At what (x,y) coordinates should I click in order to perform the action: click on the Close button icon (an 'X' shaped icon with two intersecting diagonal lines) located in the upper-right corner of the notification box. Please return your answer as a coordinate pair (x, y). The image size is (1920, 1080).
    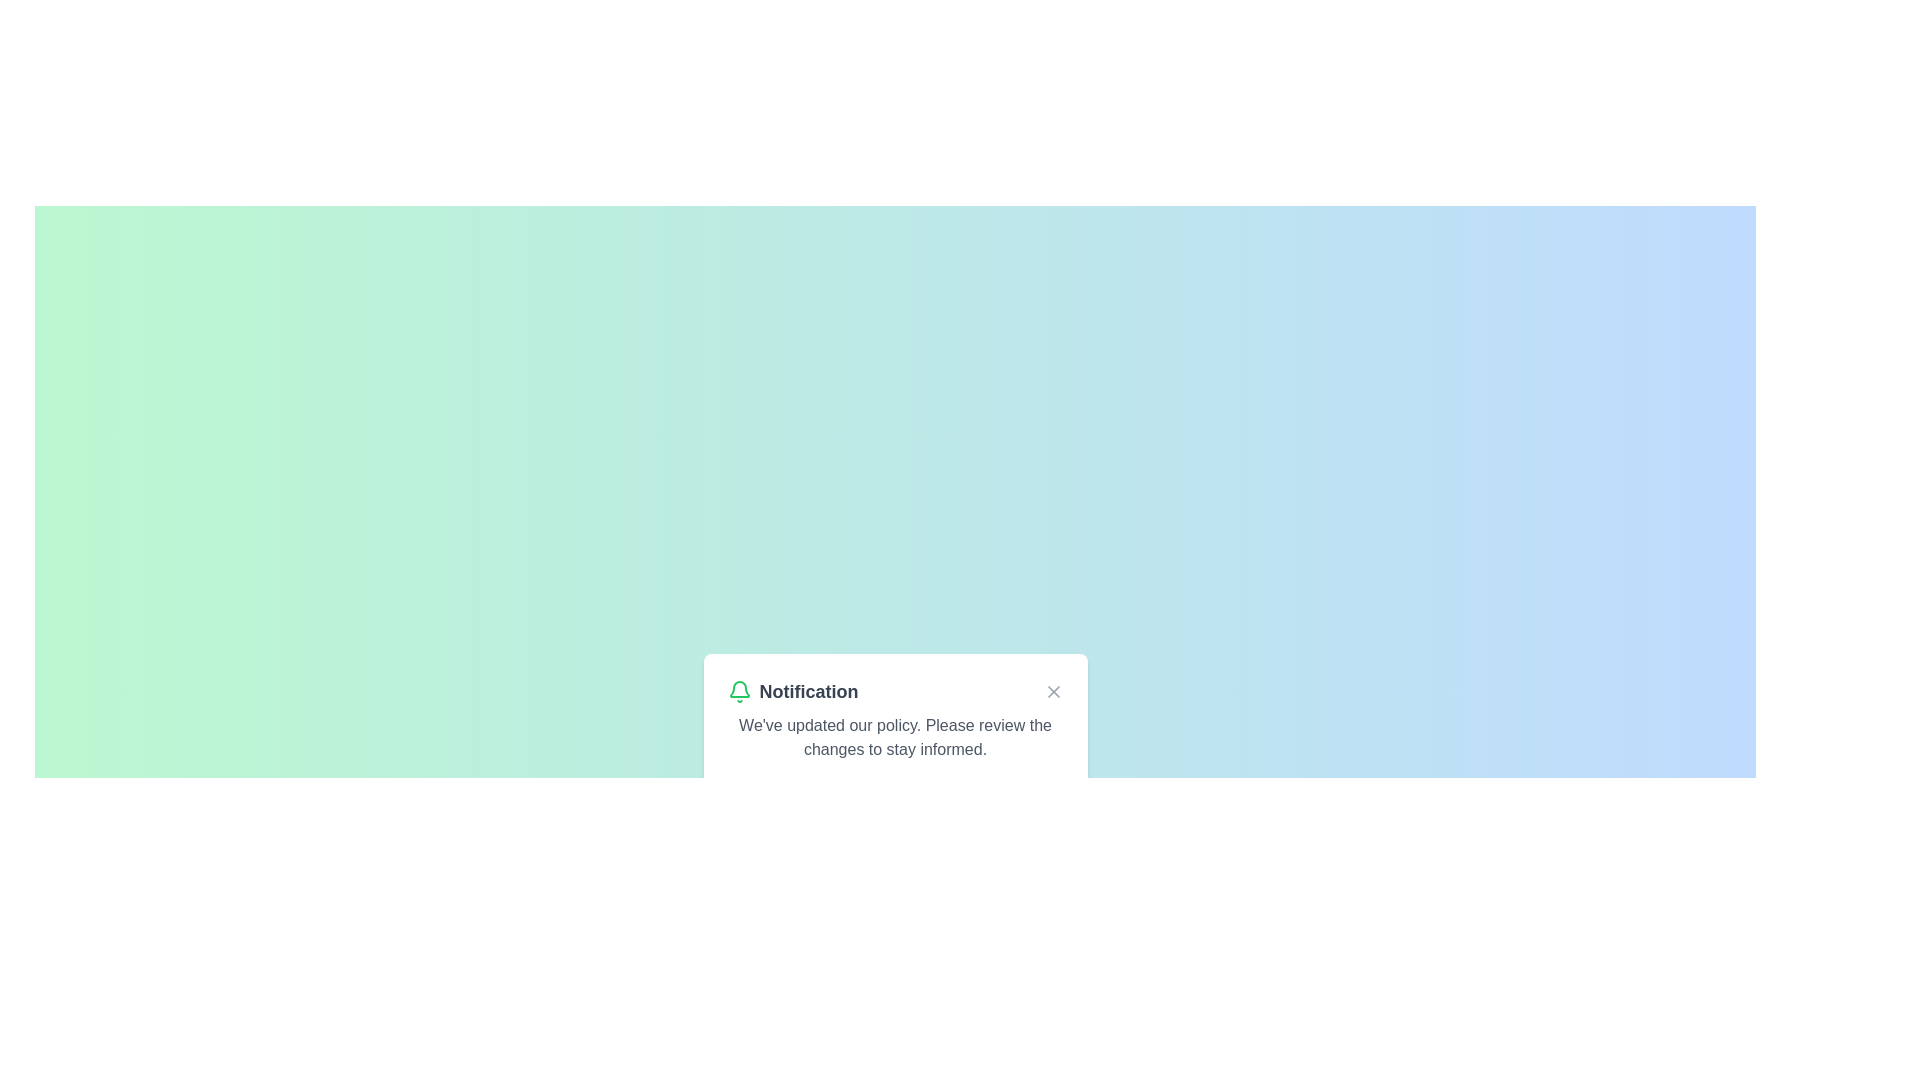
    Looking at the image, I should click on (1052, 690).